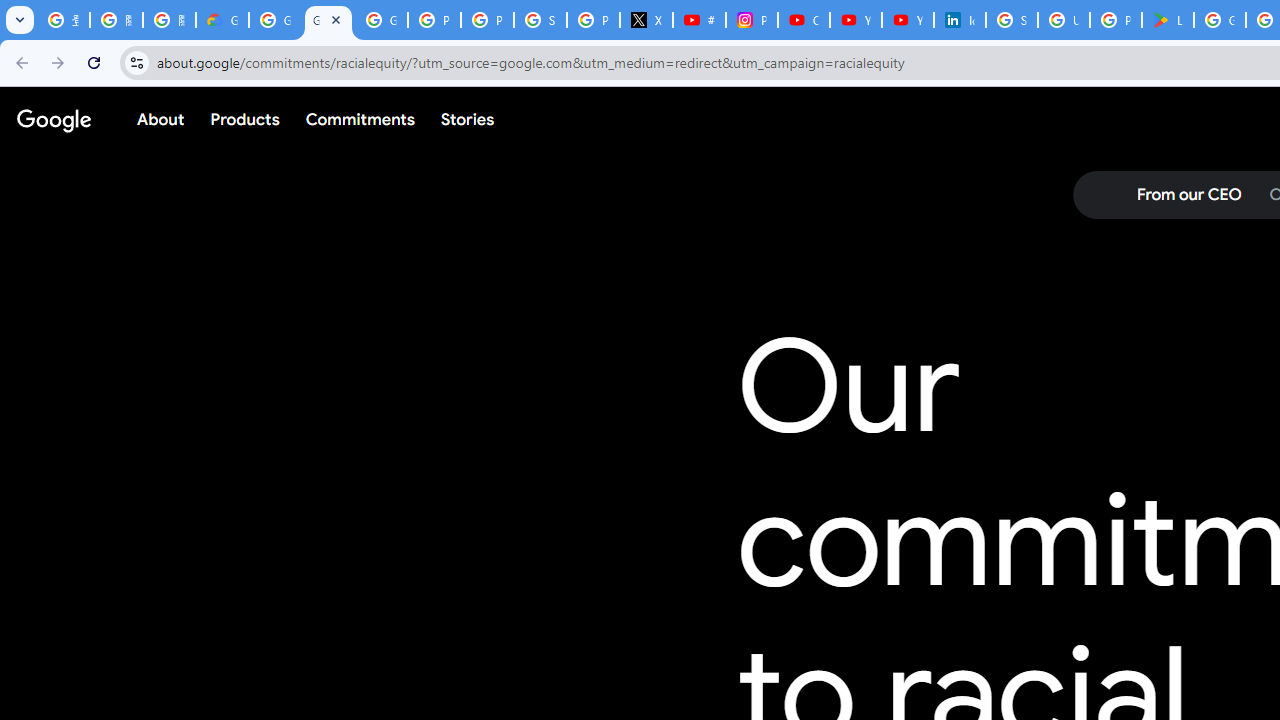 Image resolution: width=1280 pixels, height=720 pixels. What do you see at coordinates (244, 119) in the screenshot?
I see `'Products'` at bounding box center [244, 119].